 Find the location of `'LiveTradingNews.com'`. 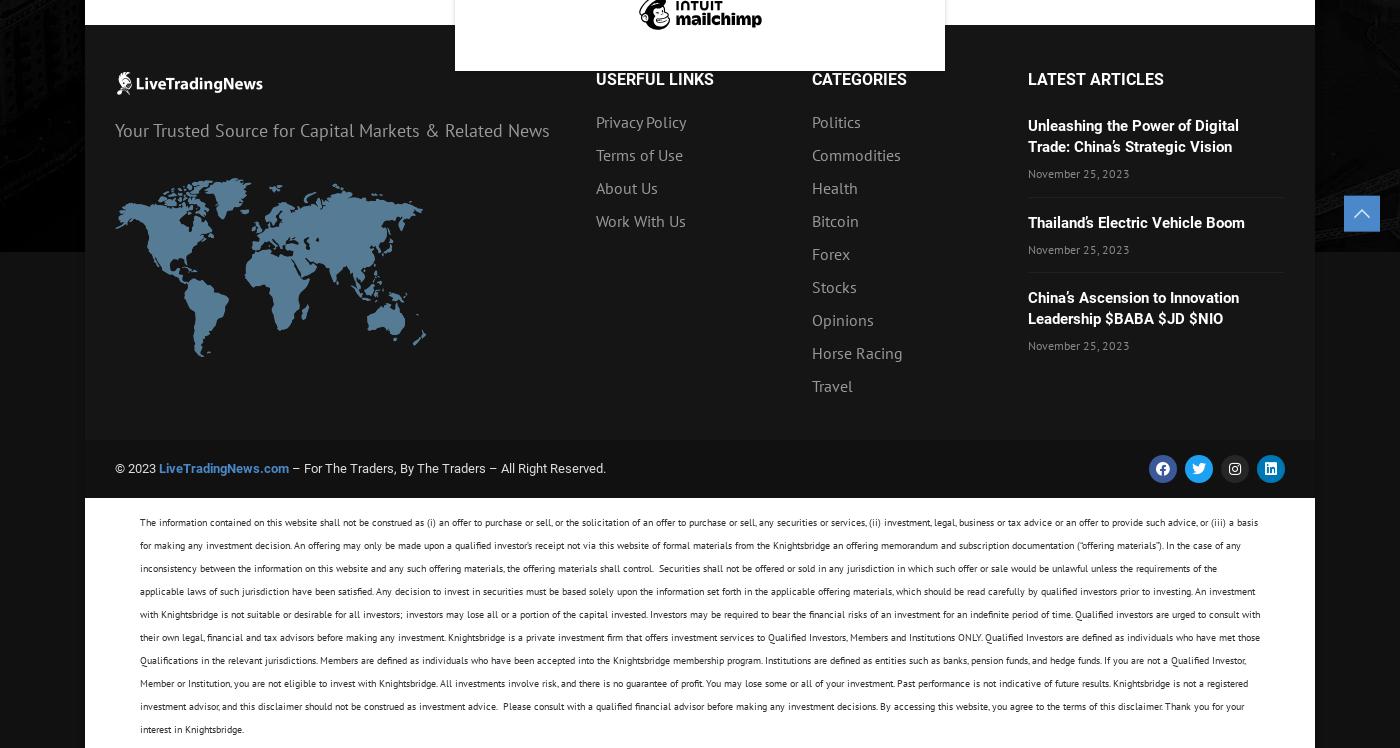

'LiveTradingNews.com' is located at coordinates (159, 468).